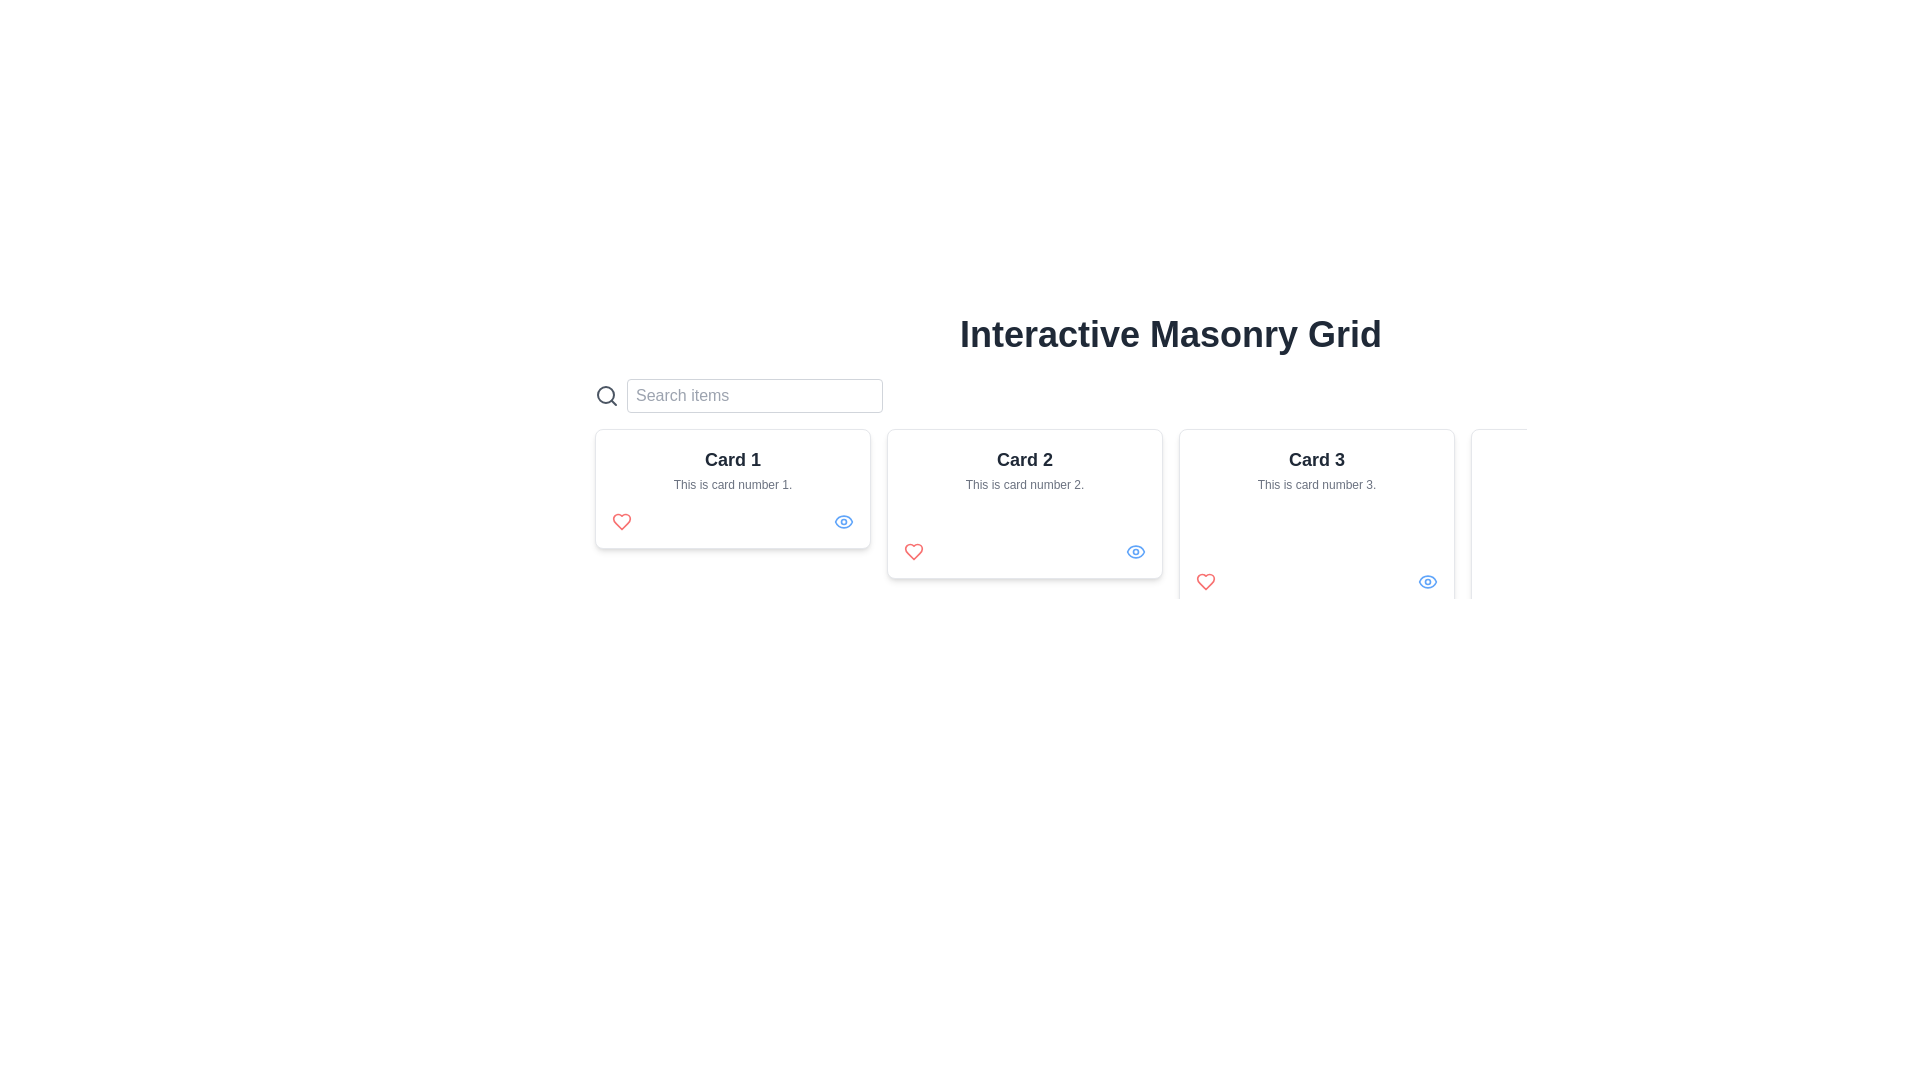 Image resolution: width=1920 pixels, height=1080 pixels. What do you see at coordinates (1171, 334) in the screenshot?
I see `the text label that displays 'Interactive Masonry Grid', which is a bold, large-sized header styled in dark gray at the top-center of the interface` at bounding box center [1171, 334].